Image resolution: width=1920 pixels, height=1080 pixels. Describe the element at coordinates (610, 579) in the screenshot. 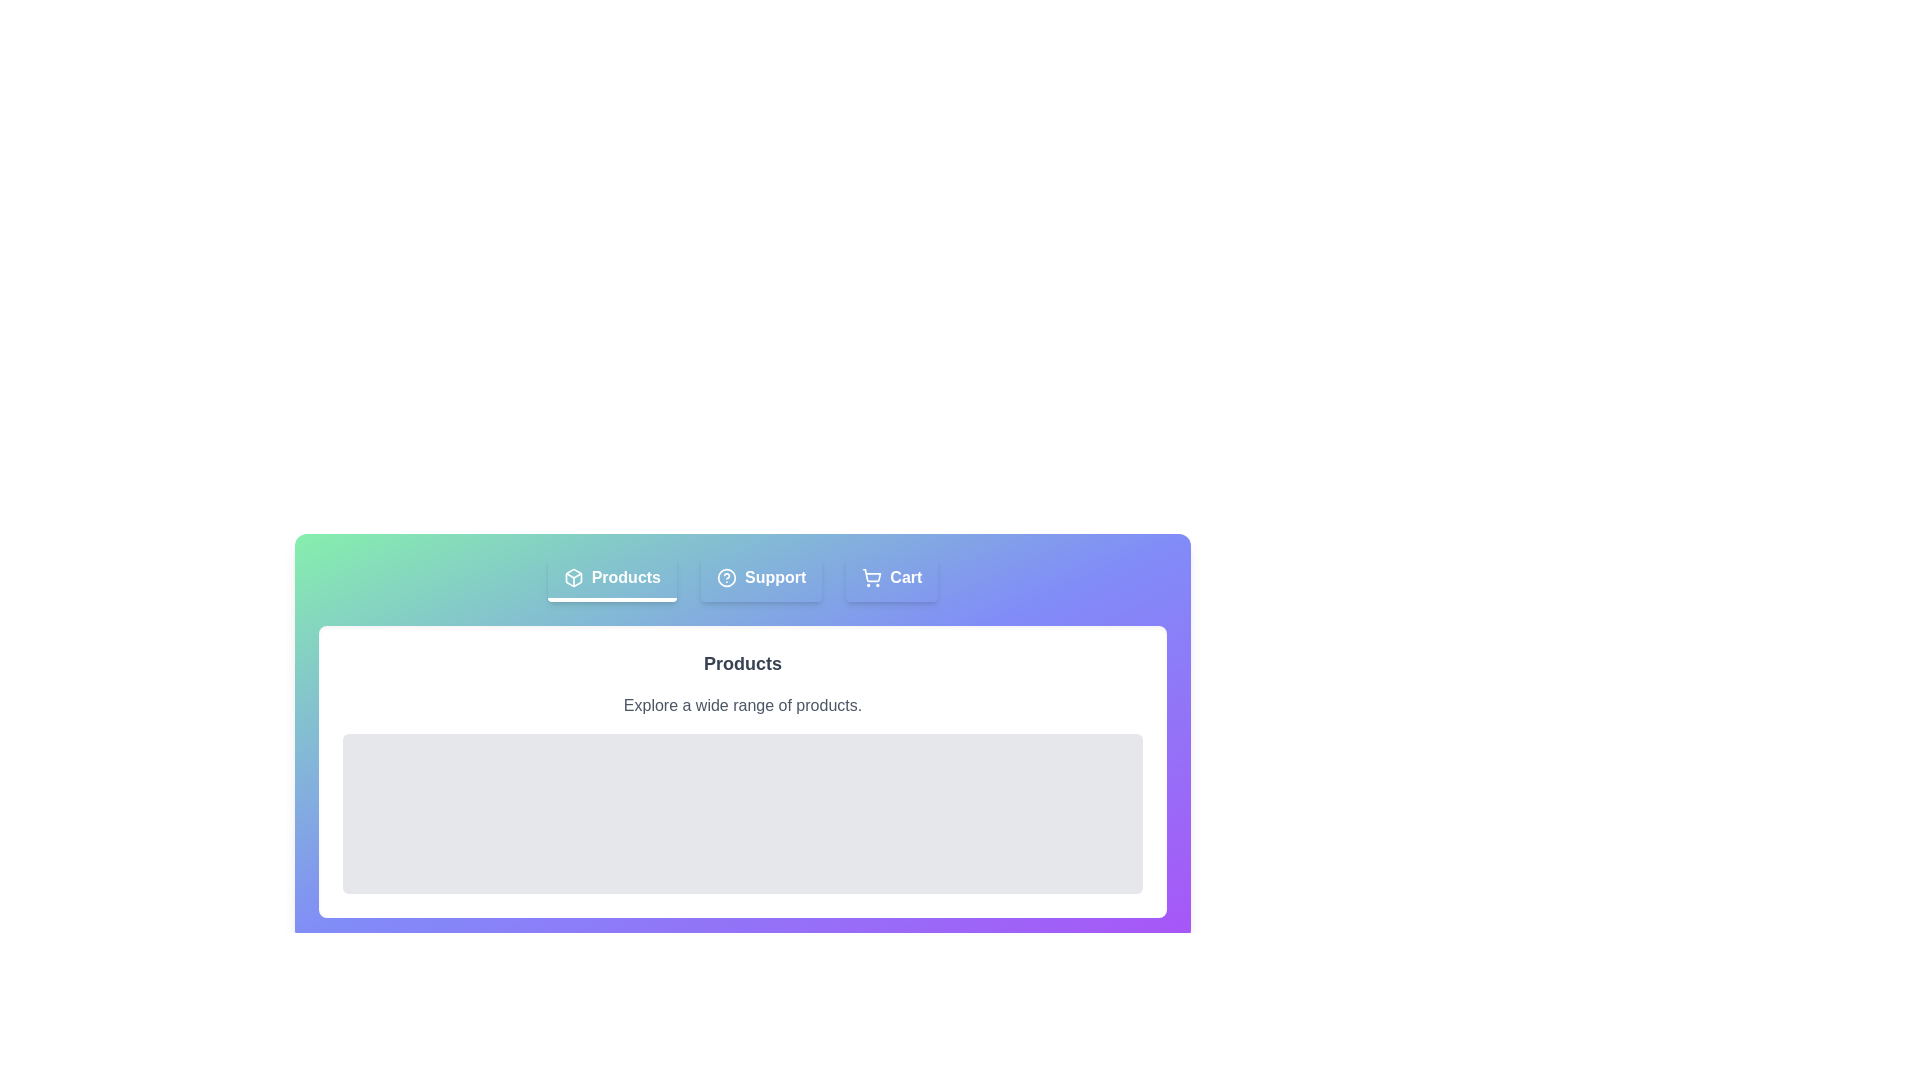

I see `the button labeled Products to observe its hover effect` at that location.